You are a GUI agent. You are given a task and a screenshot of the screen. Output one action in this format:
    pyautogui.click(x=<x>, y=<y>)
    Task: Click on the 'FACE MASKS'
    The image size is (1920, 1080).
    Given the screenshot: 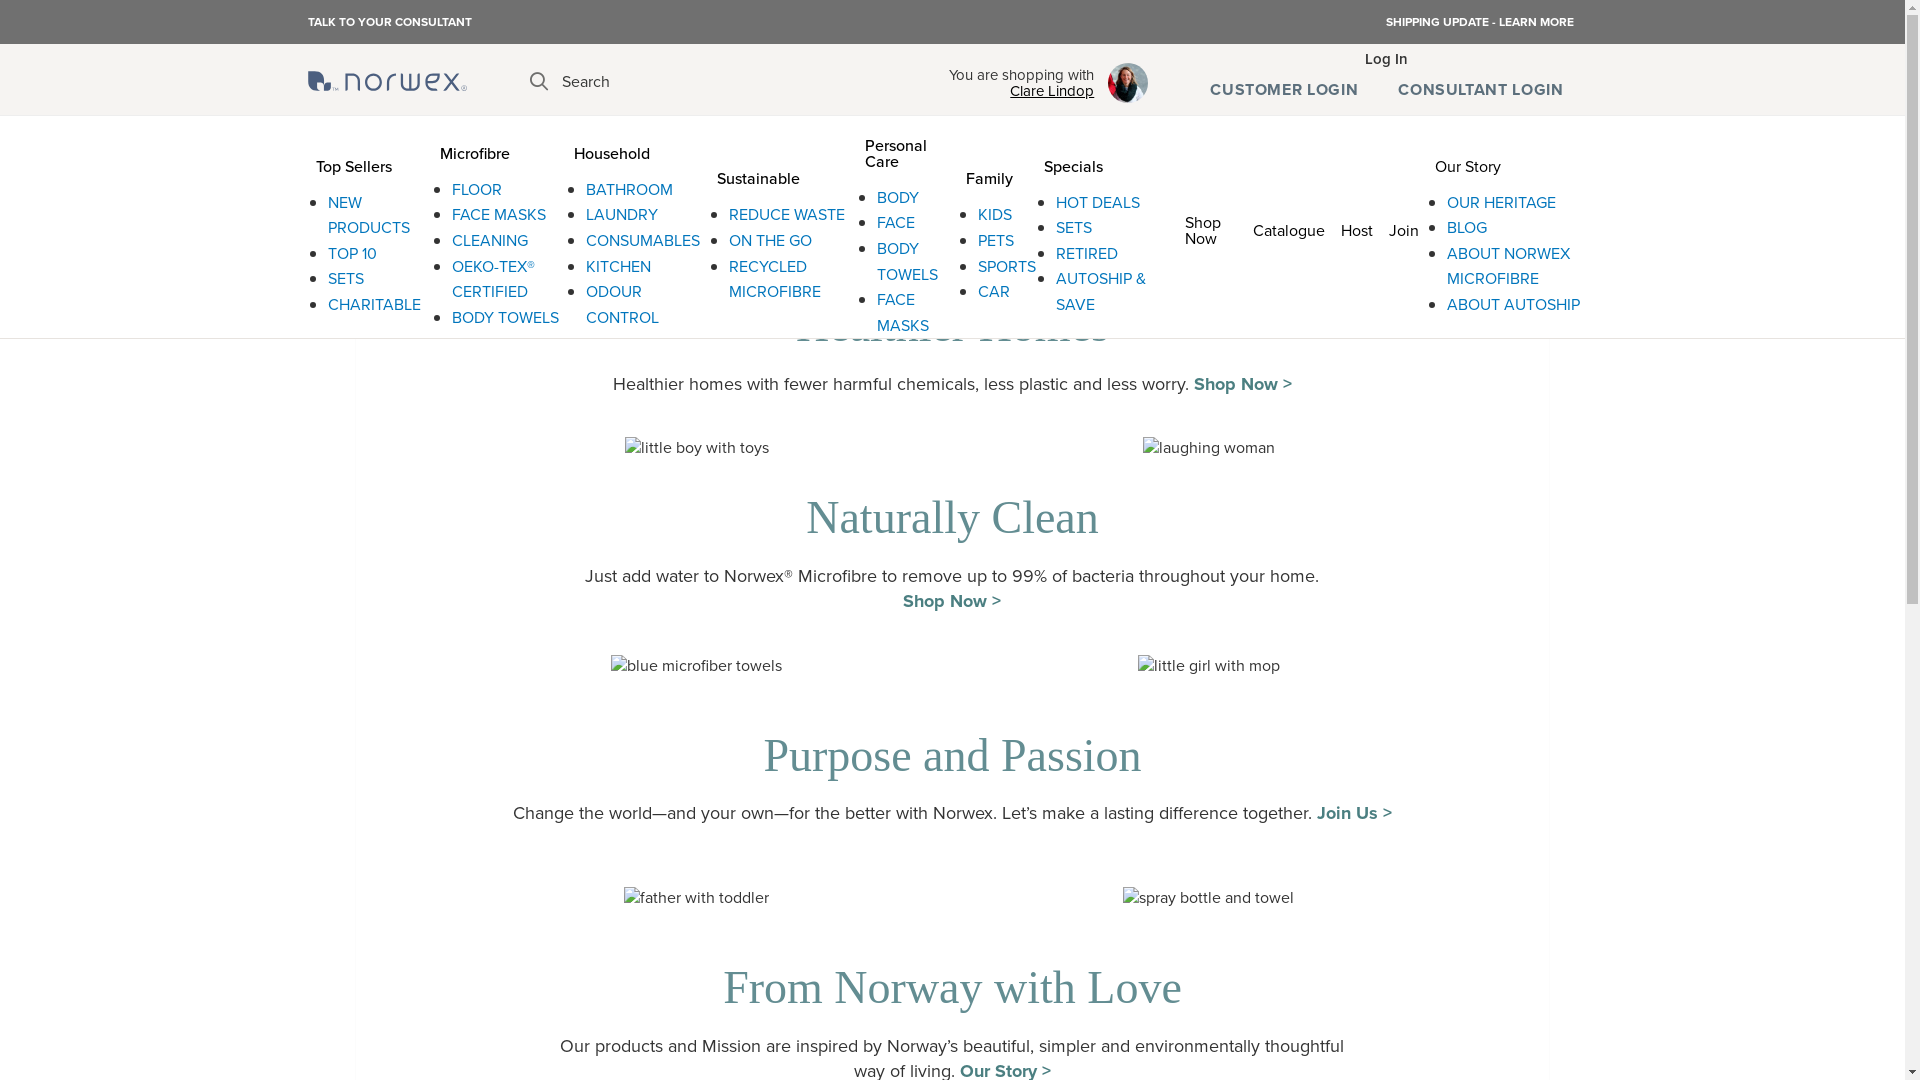 What is the action you would take?
    pyautogui.click(x=901, y=312)
    